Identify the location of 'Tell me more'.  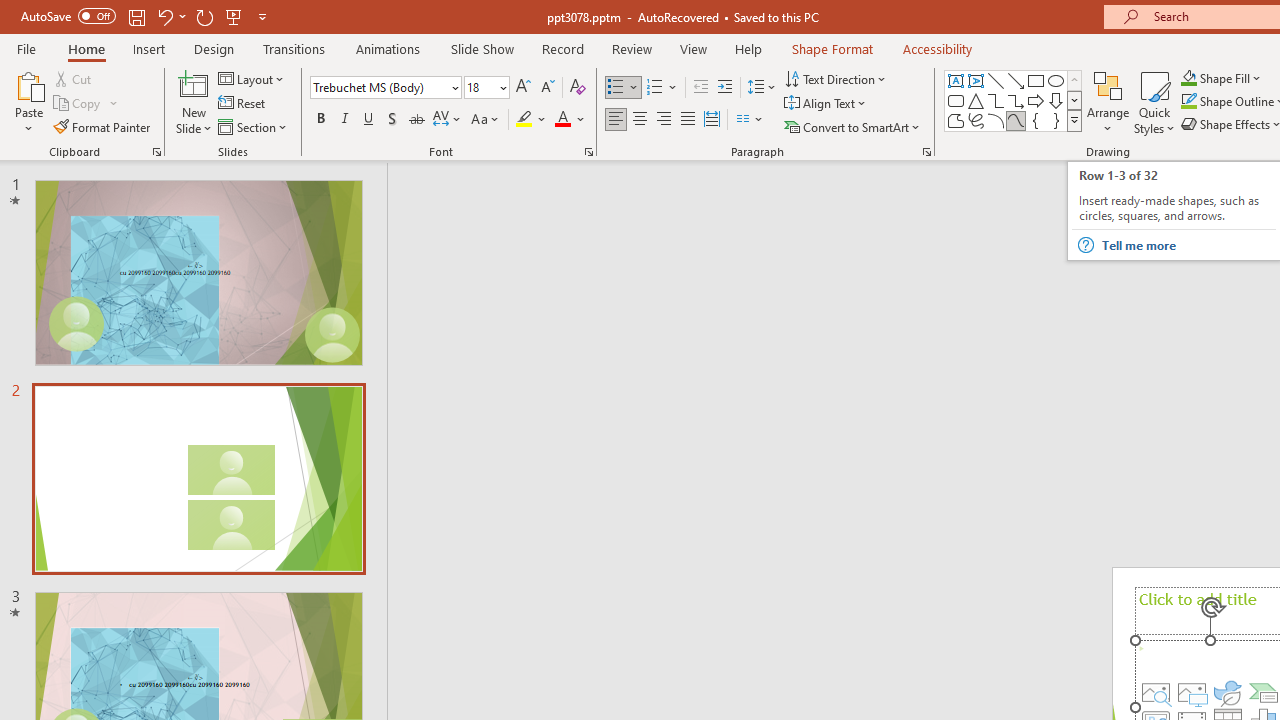
(1187, 244).